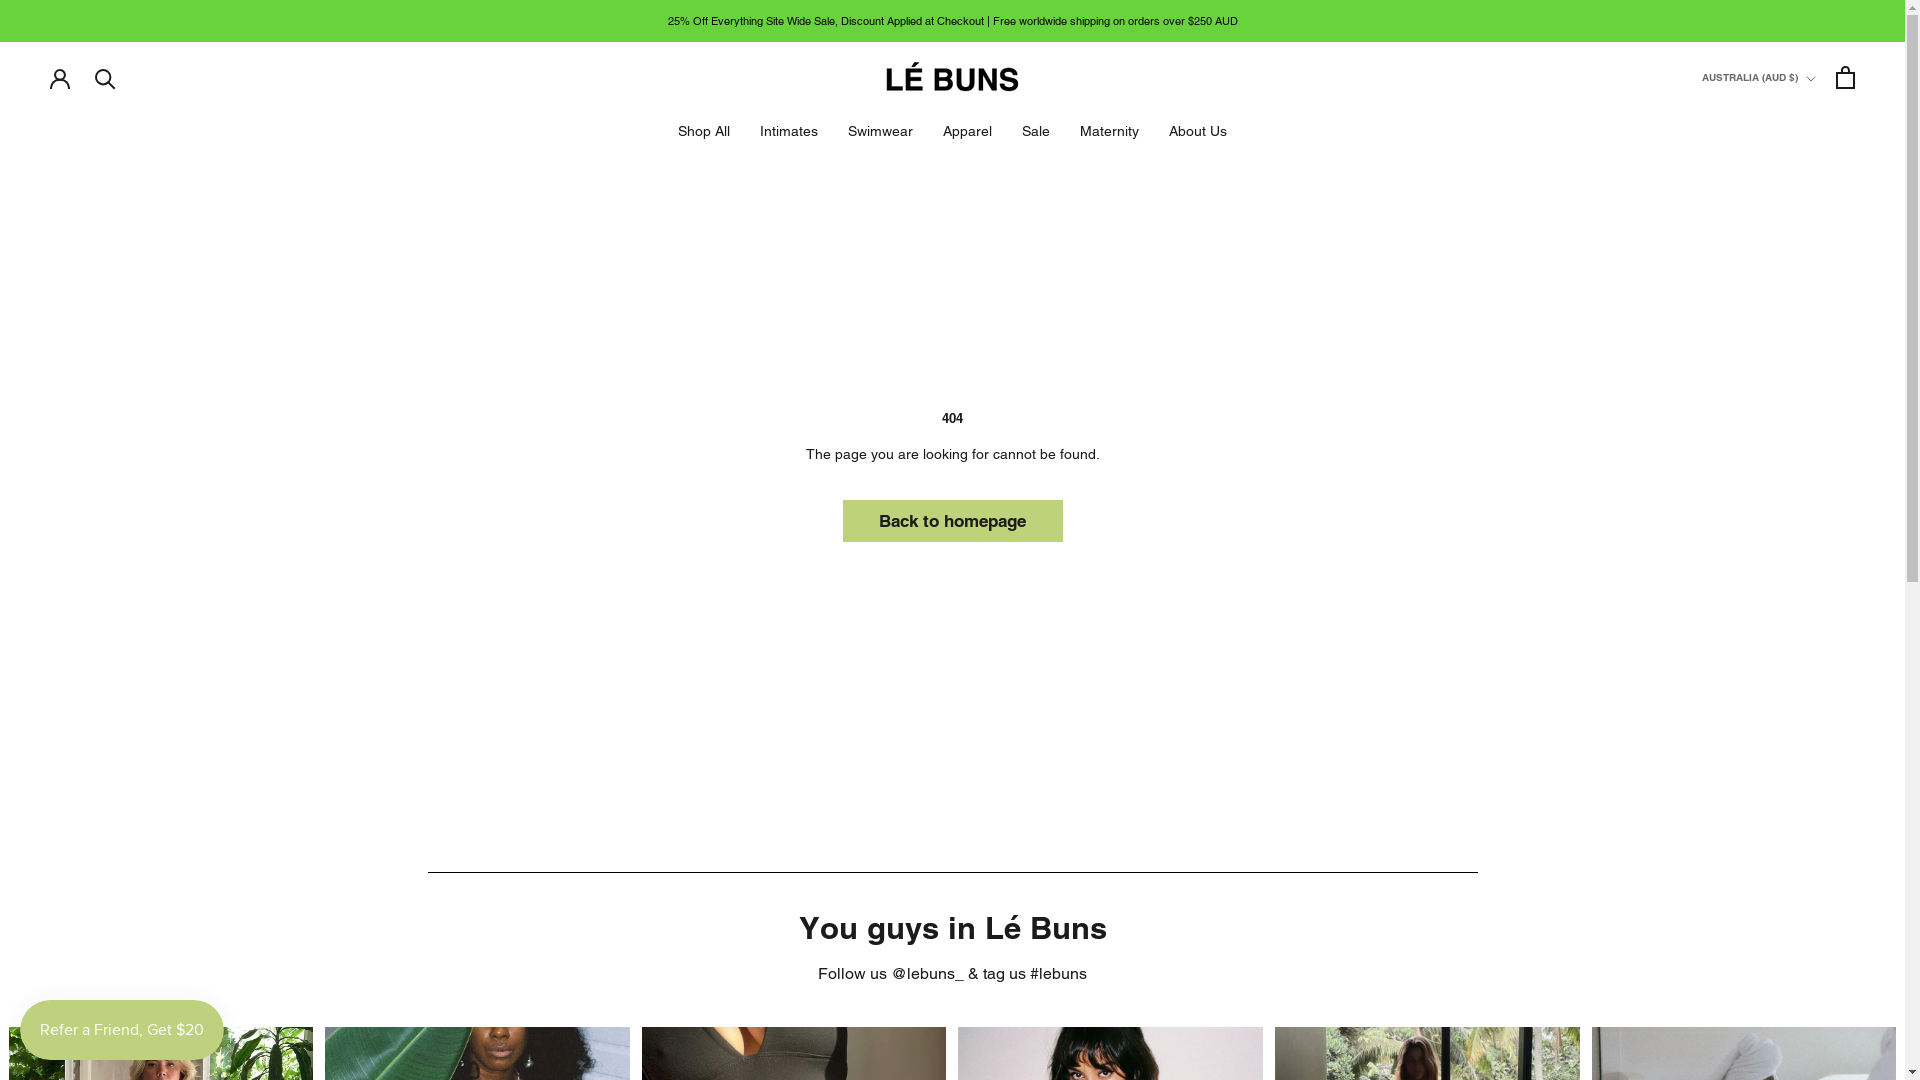 The width and height of the screenshot is (1920, 1080). Describe the element at coordinates (19, 1029) in the screenshot. I see `'Smile.io Rewards Program Launcher'` at that location.